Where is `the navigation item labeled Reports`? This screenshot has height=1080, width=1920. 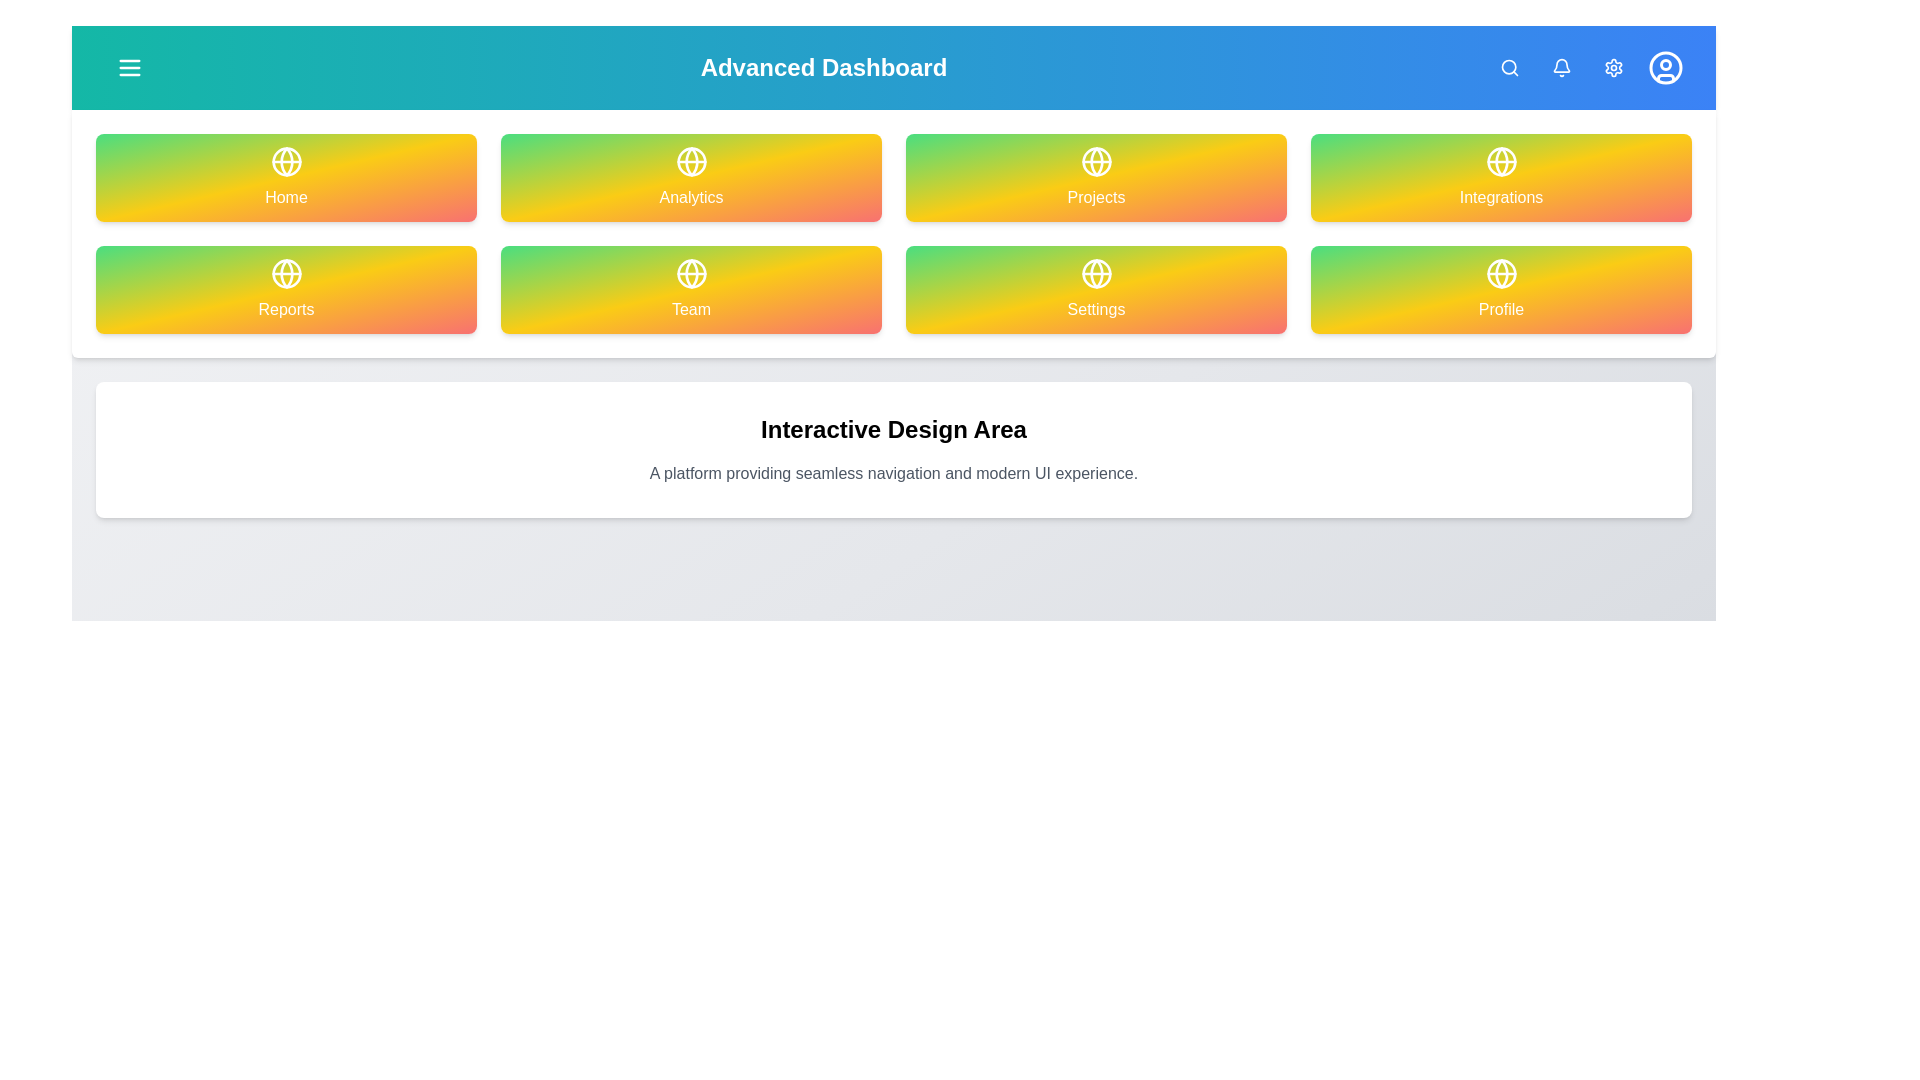
the navigation item labeled Reports is located at coordinates (285, 289).